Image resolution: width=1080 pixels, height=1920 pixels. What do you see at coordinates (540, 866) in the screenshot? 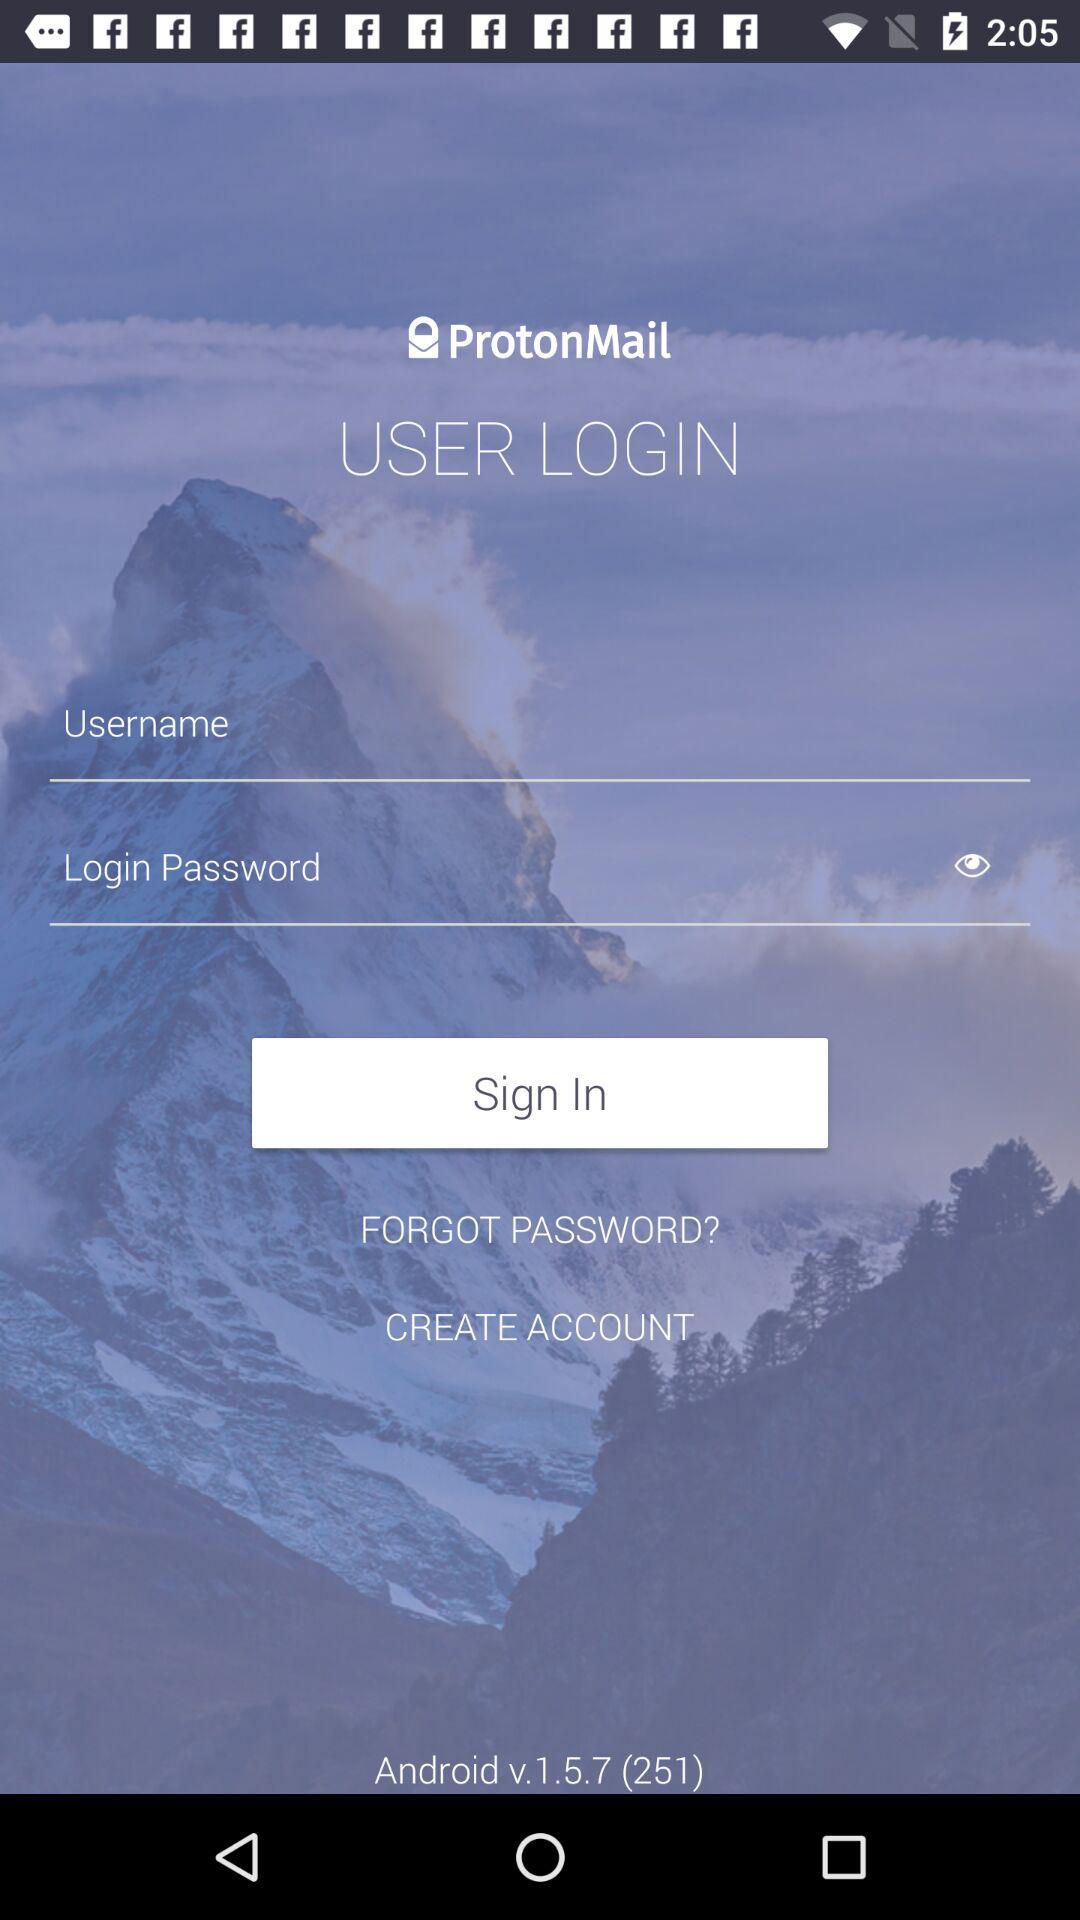
I see `password field` at bounding box center [540, 866].